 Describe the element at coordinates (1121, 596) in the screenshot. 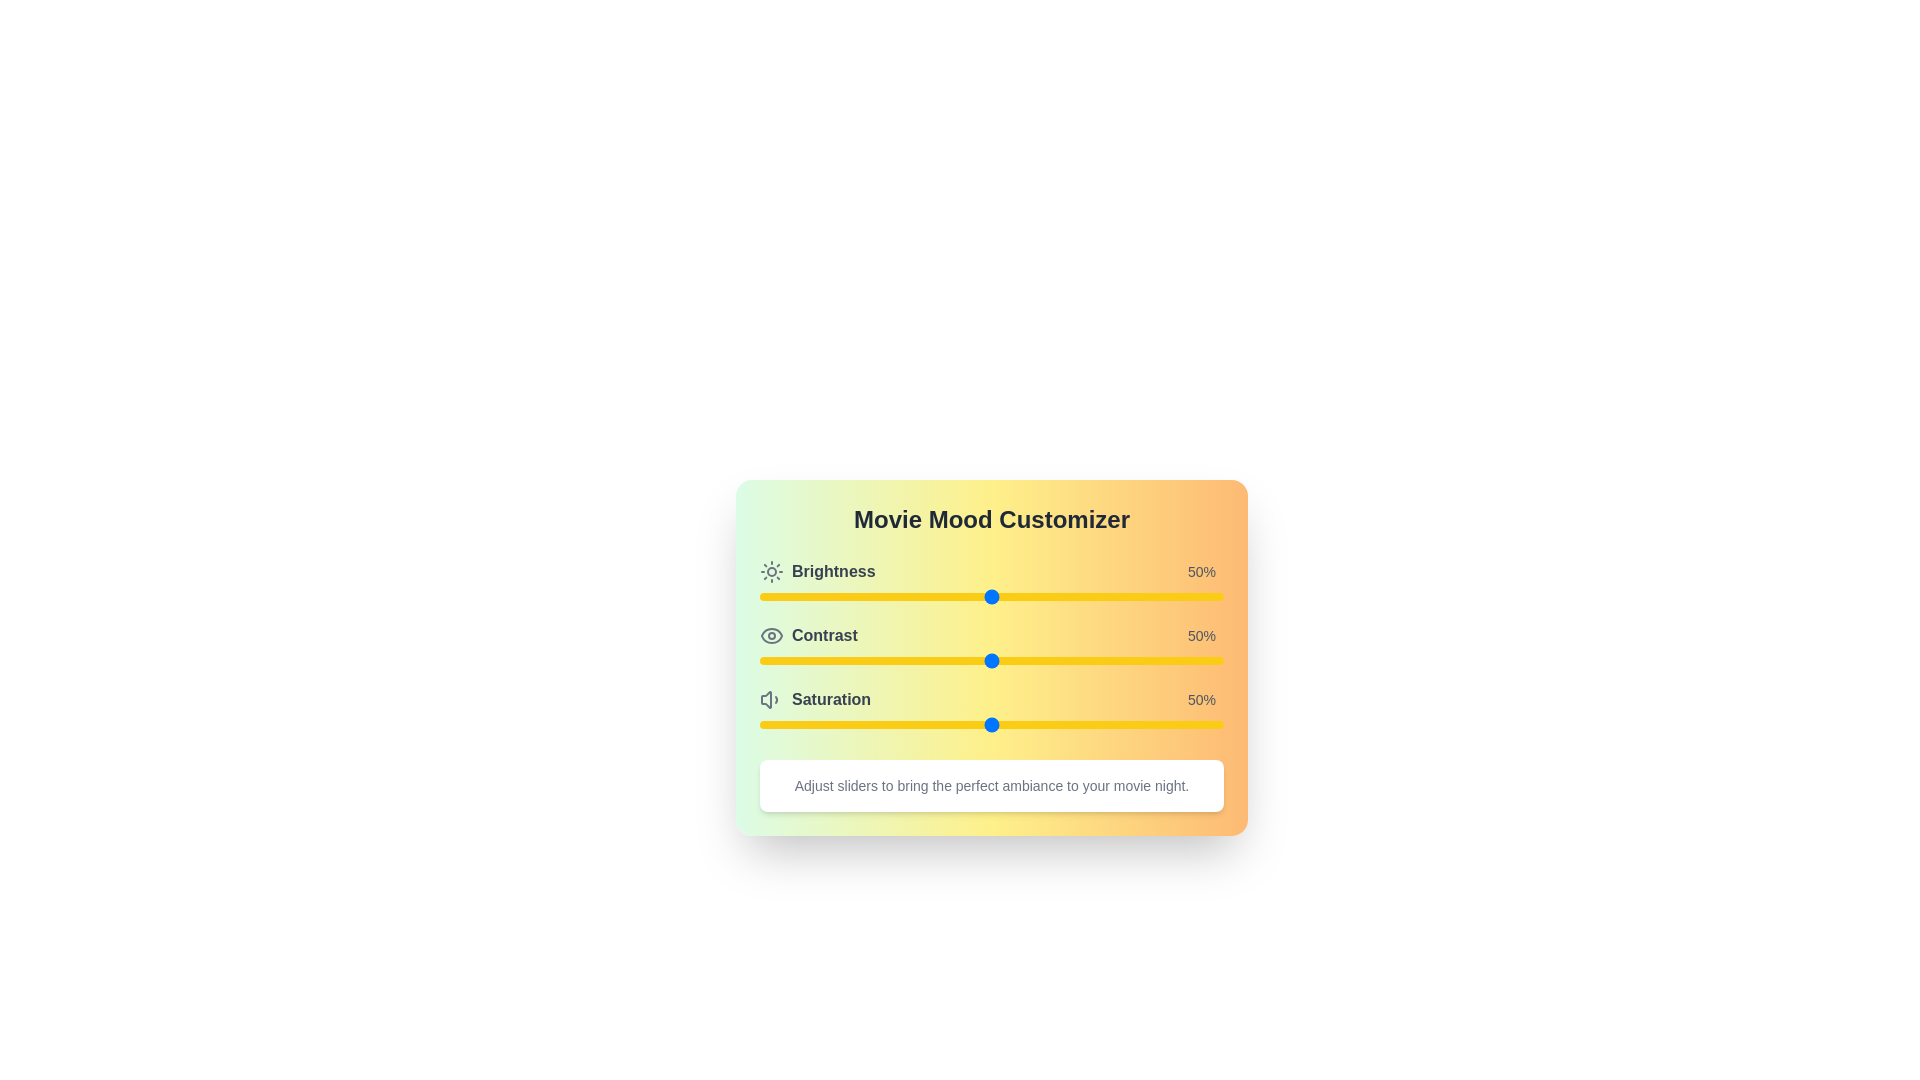

I see `brightness` at that location.